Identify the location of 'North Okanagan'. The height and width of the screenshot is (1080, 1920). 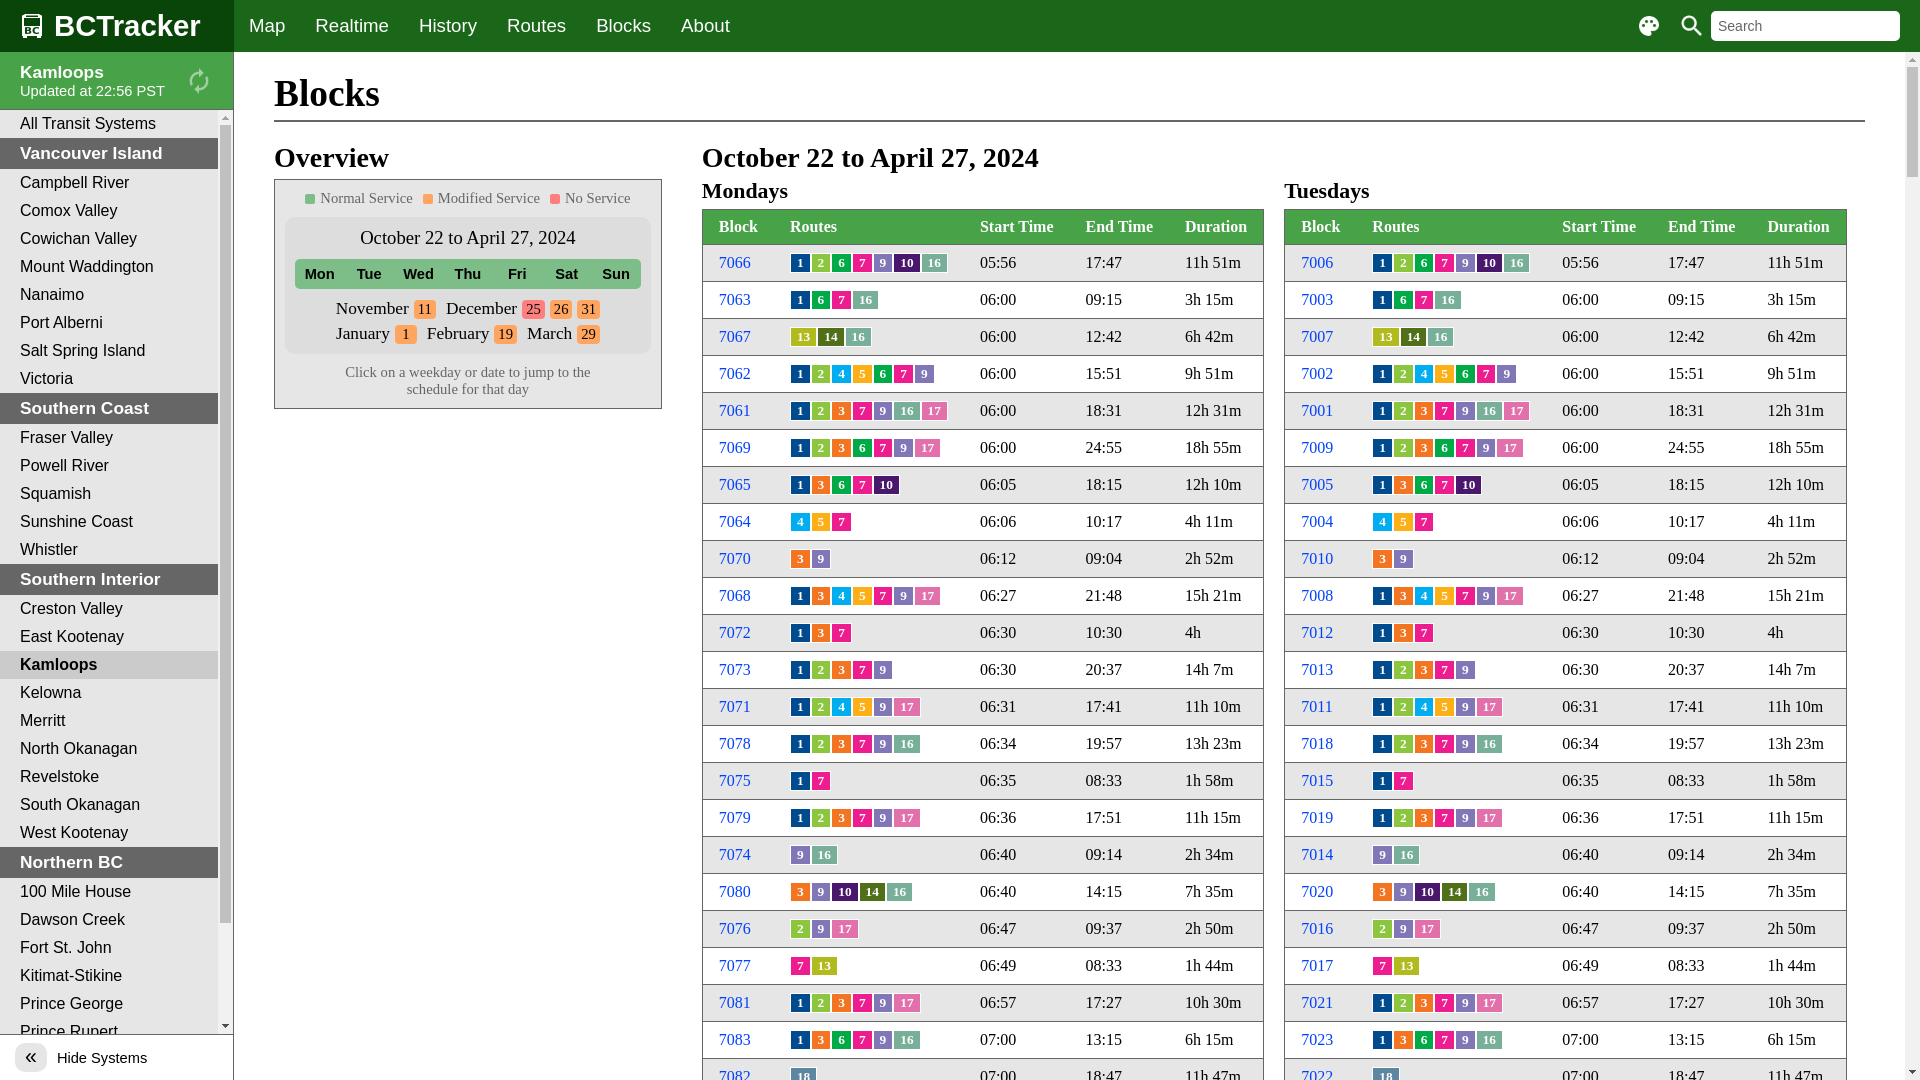
(108, 748).